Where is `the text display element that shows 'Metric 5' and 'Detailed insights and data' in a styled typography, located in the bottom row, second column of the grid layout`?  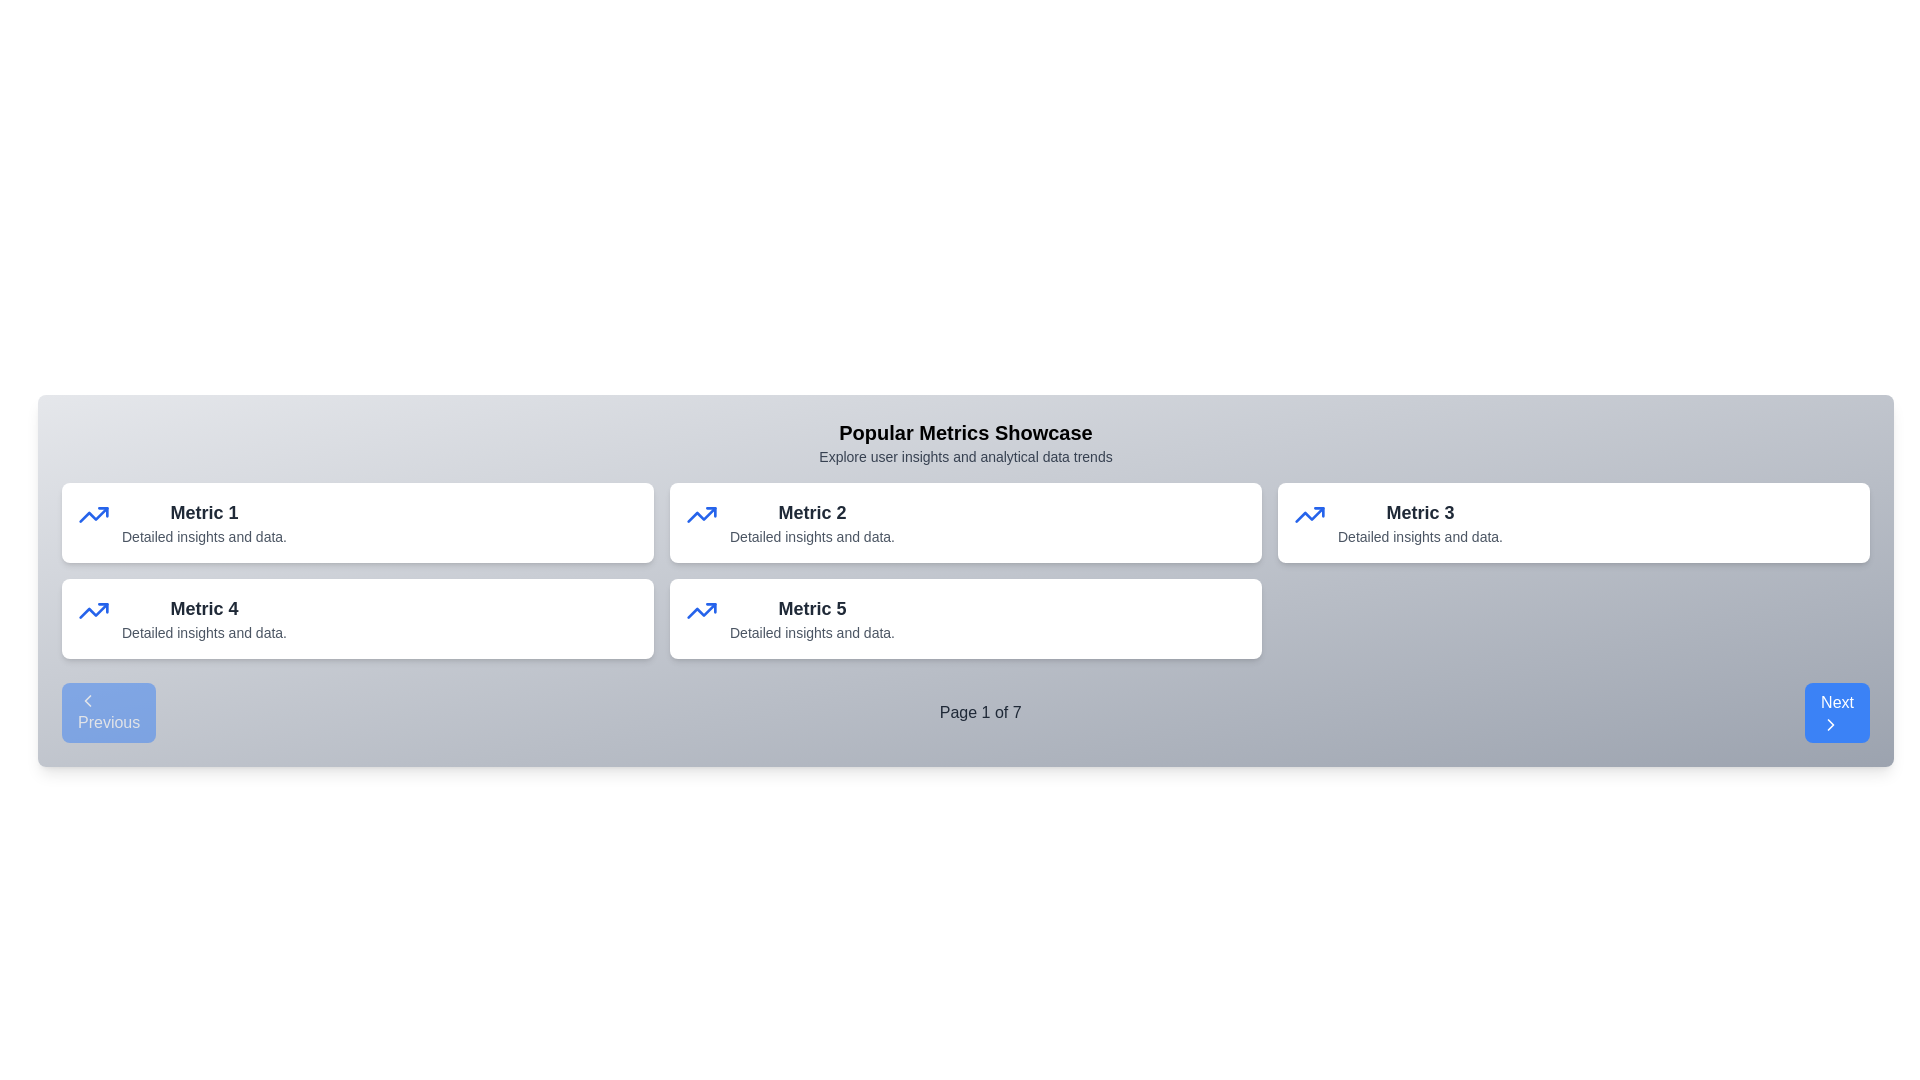
the text display element that shows 'Metric 5' and 'Detailed insights and data' in a styled typography, located in the bottom row, second column of the grid layout is located at coordinates (806, 617).